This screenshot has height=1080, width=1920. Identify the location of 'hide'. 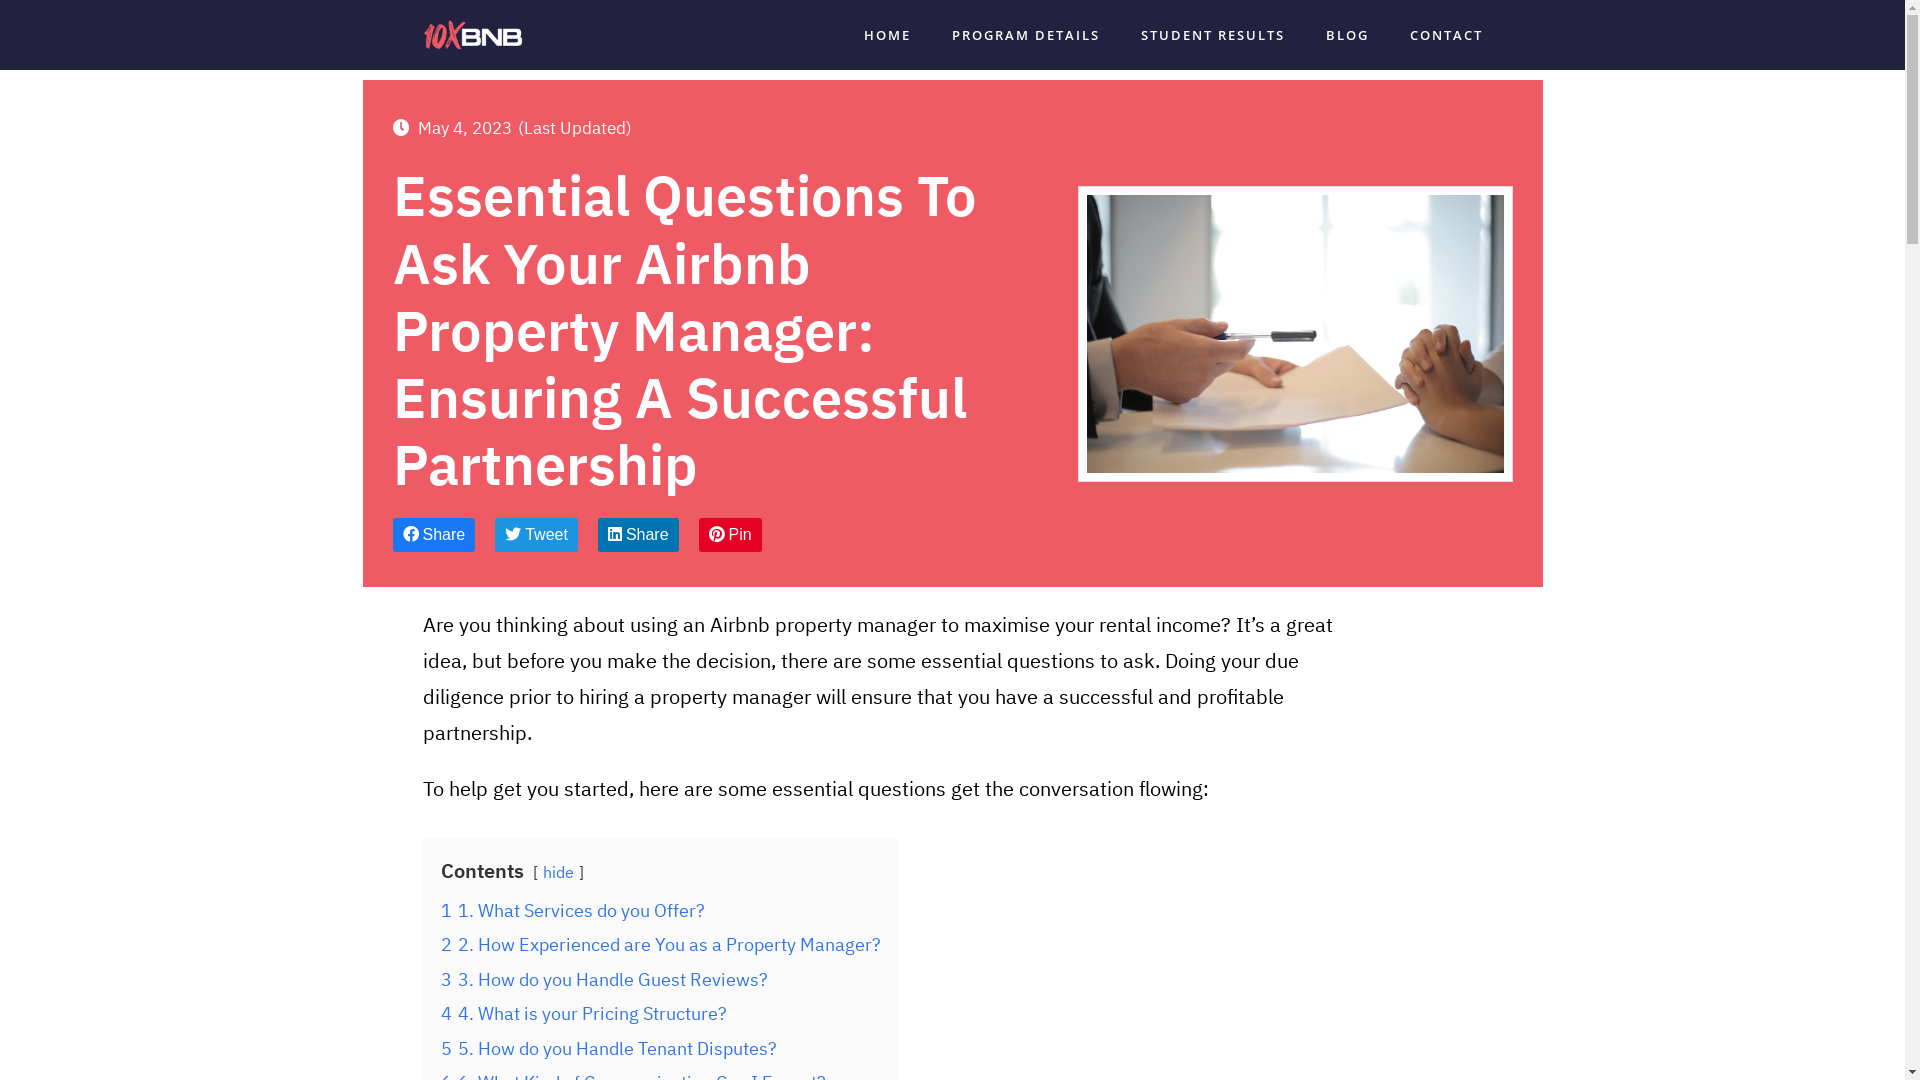
(557, 870).